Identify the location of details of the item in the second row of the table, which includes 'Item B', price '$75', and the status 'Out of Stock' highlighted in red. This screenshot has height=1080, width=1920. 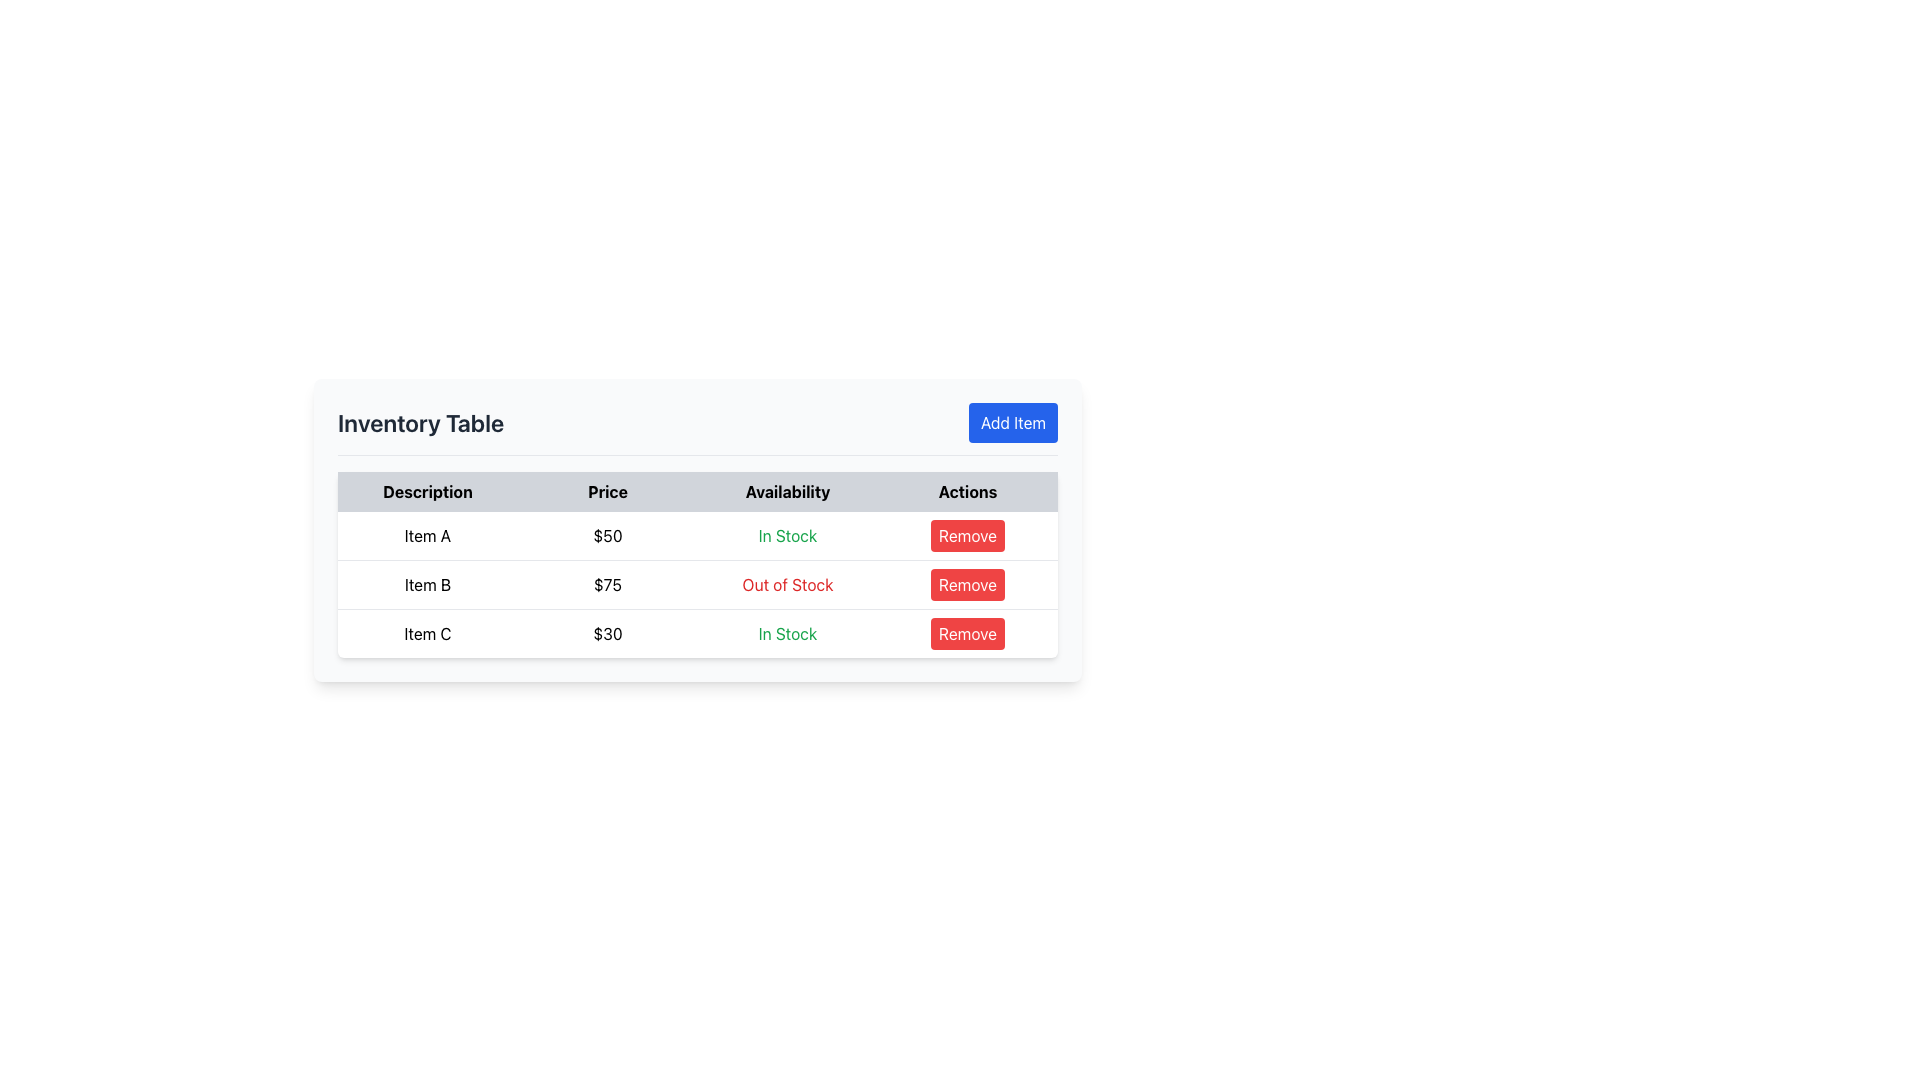
(697, 585).